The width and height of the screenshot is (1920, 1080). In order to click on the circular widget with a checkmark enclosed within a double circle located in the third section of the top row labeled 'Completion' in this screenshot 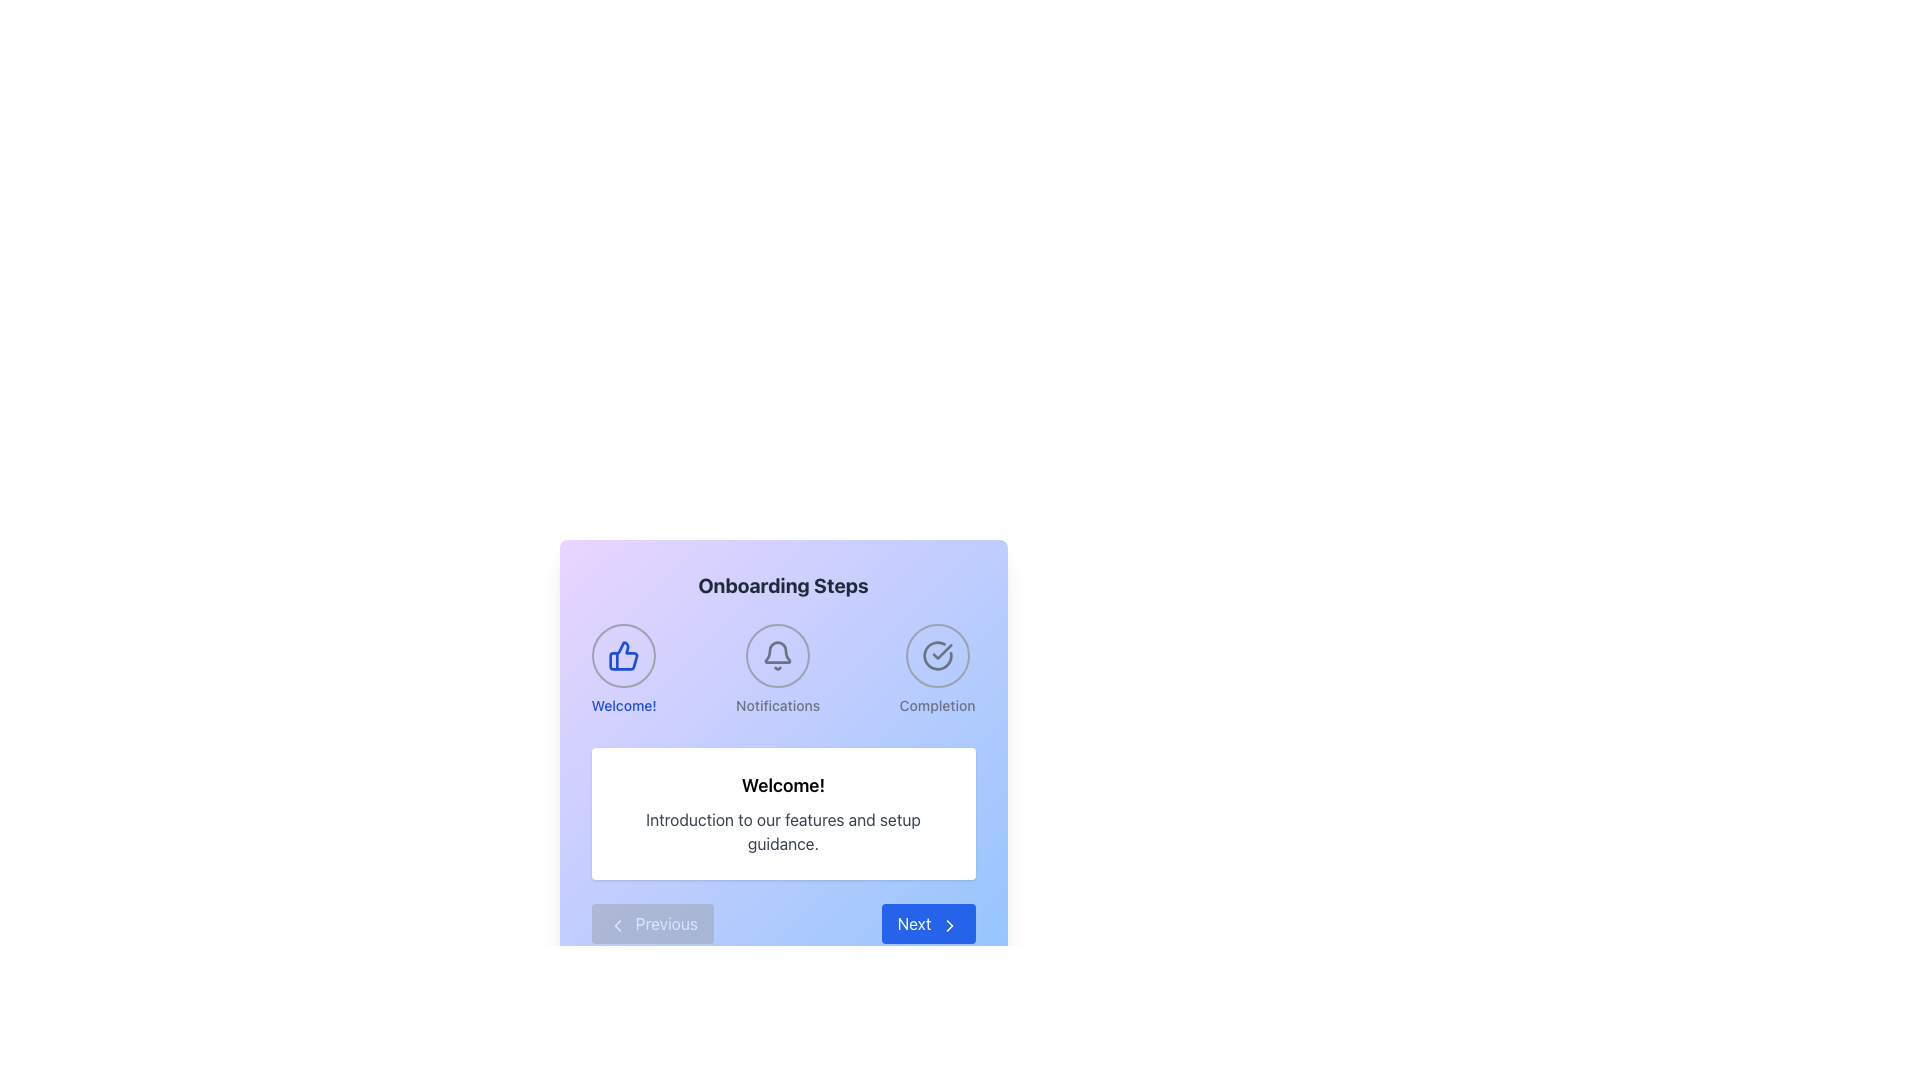, I will do `click(936, 655)`.